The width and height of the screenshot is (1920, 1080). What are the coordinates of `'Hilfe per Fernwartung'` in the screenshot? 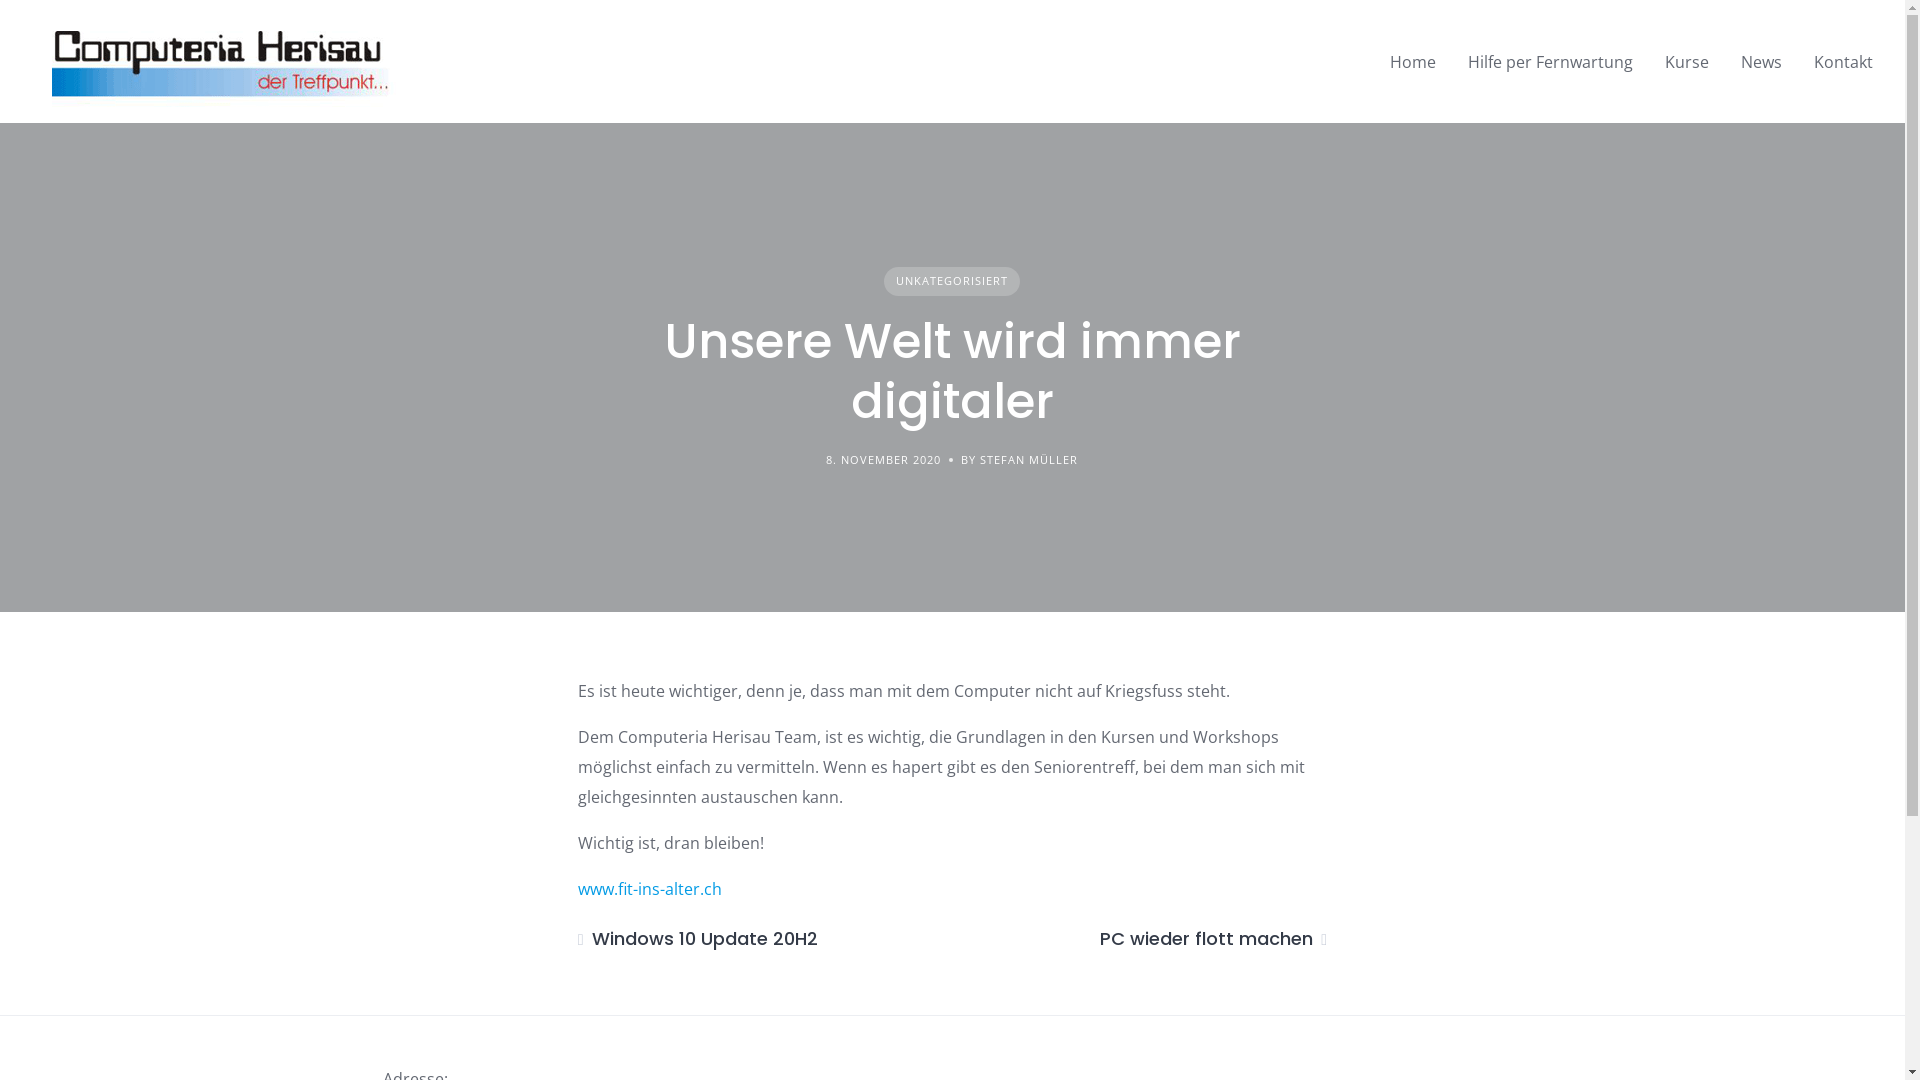 It's located at (1549, 60).